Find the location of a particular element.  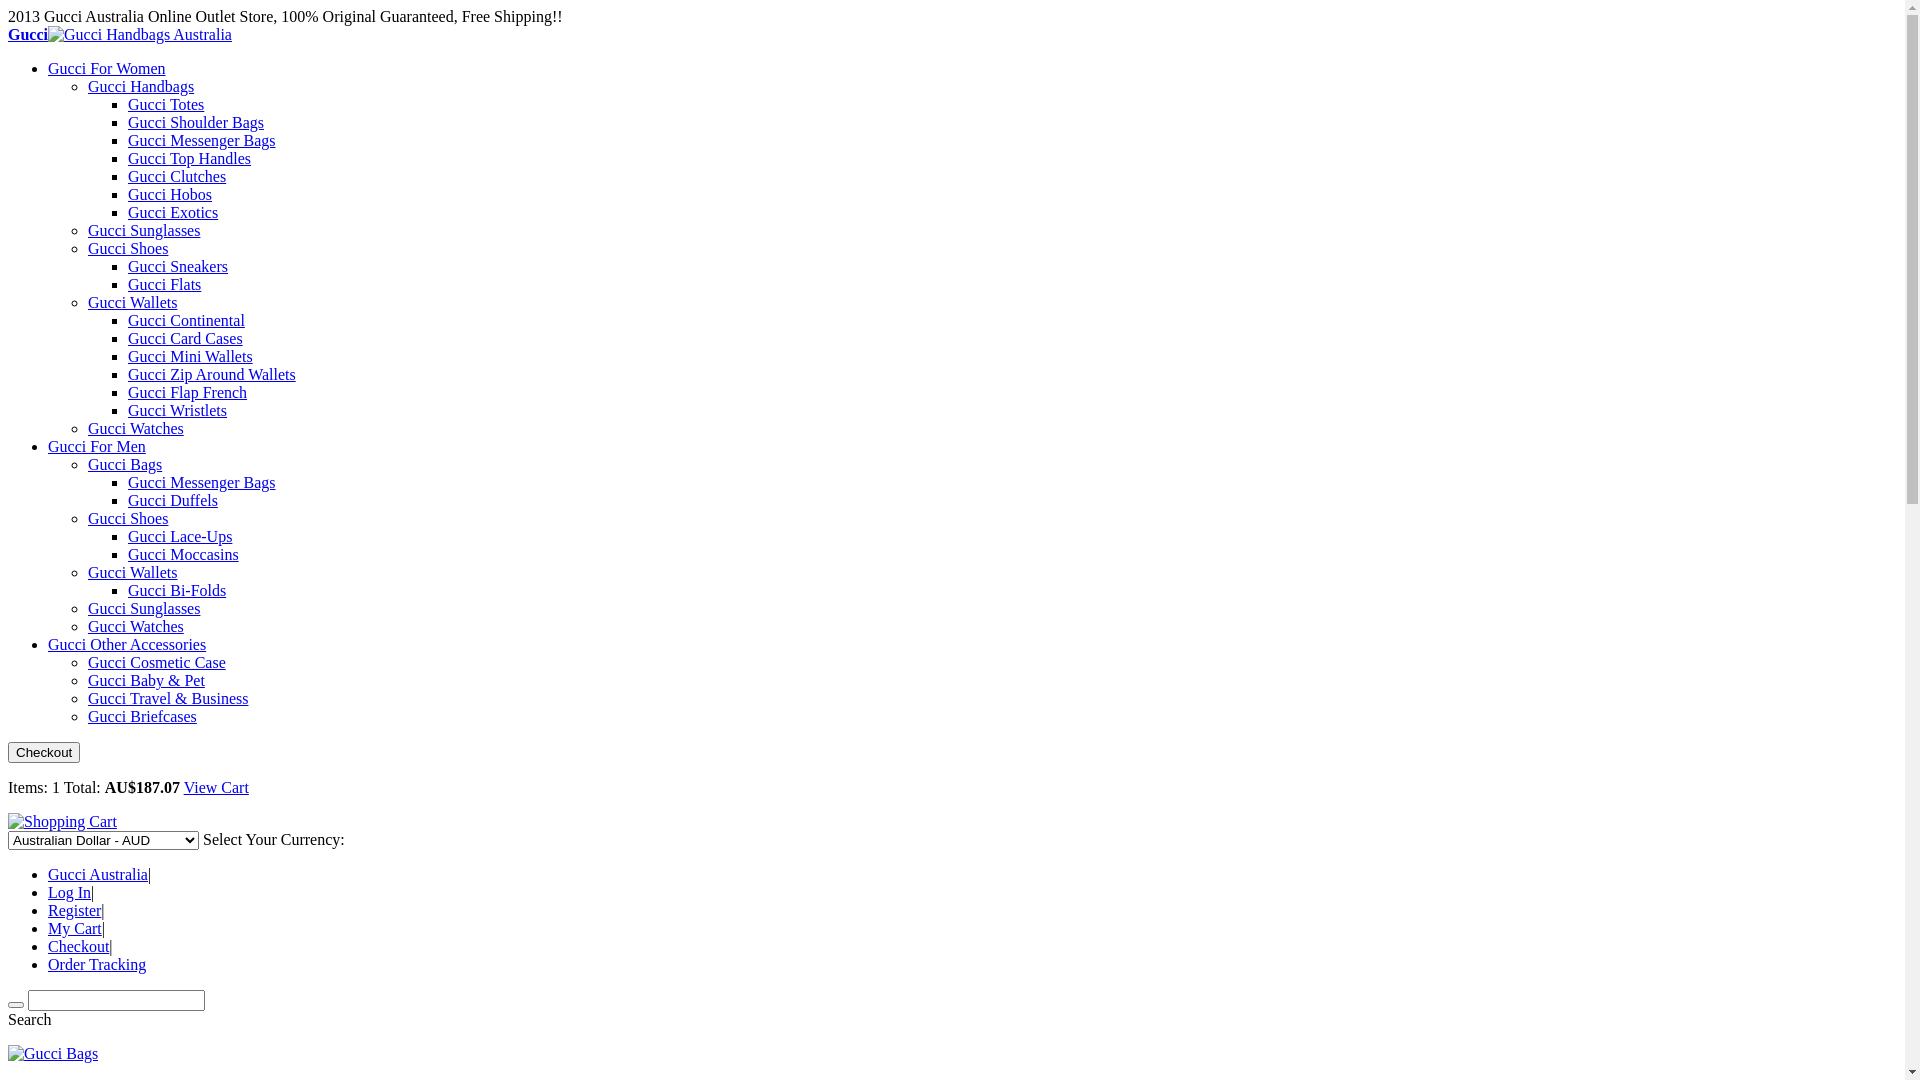

'Gucci Zip Around Wallets' is located at coordinates (211, 374).